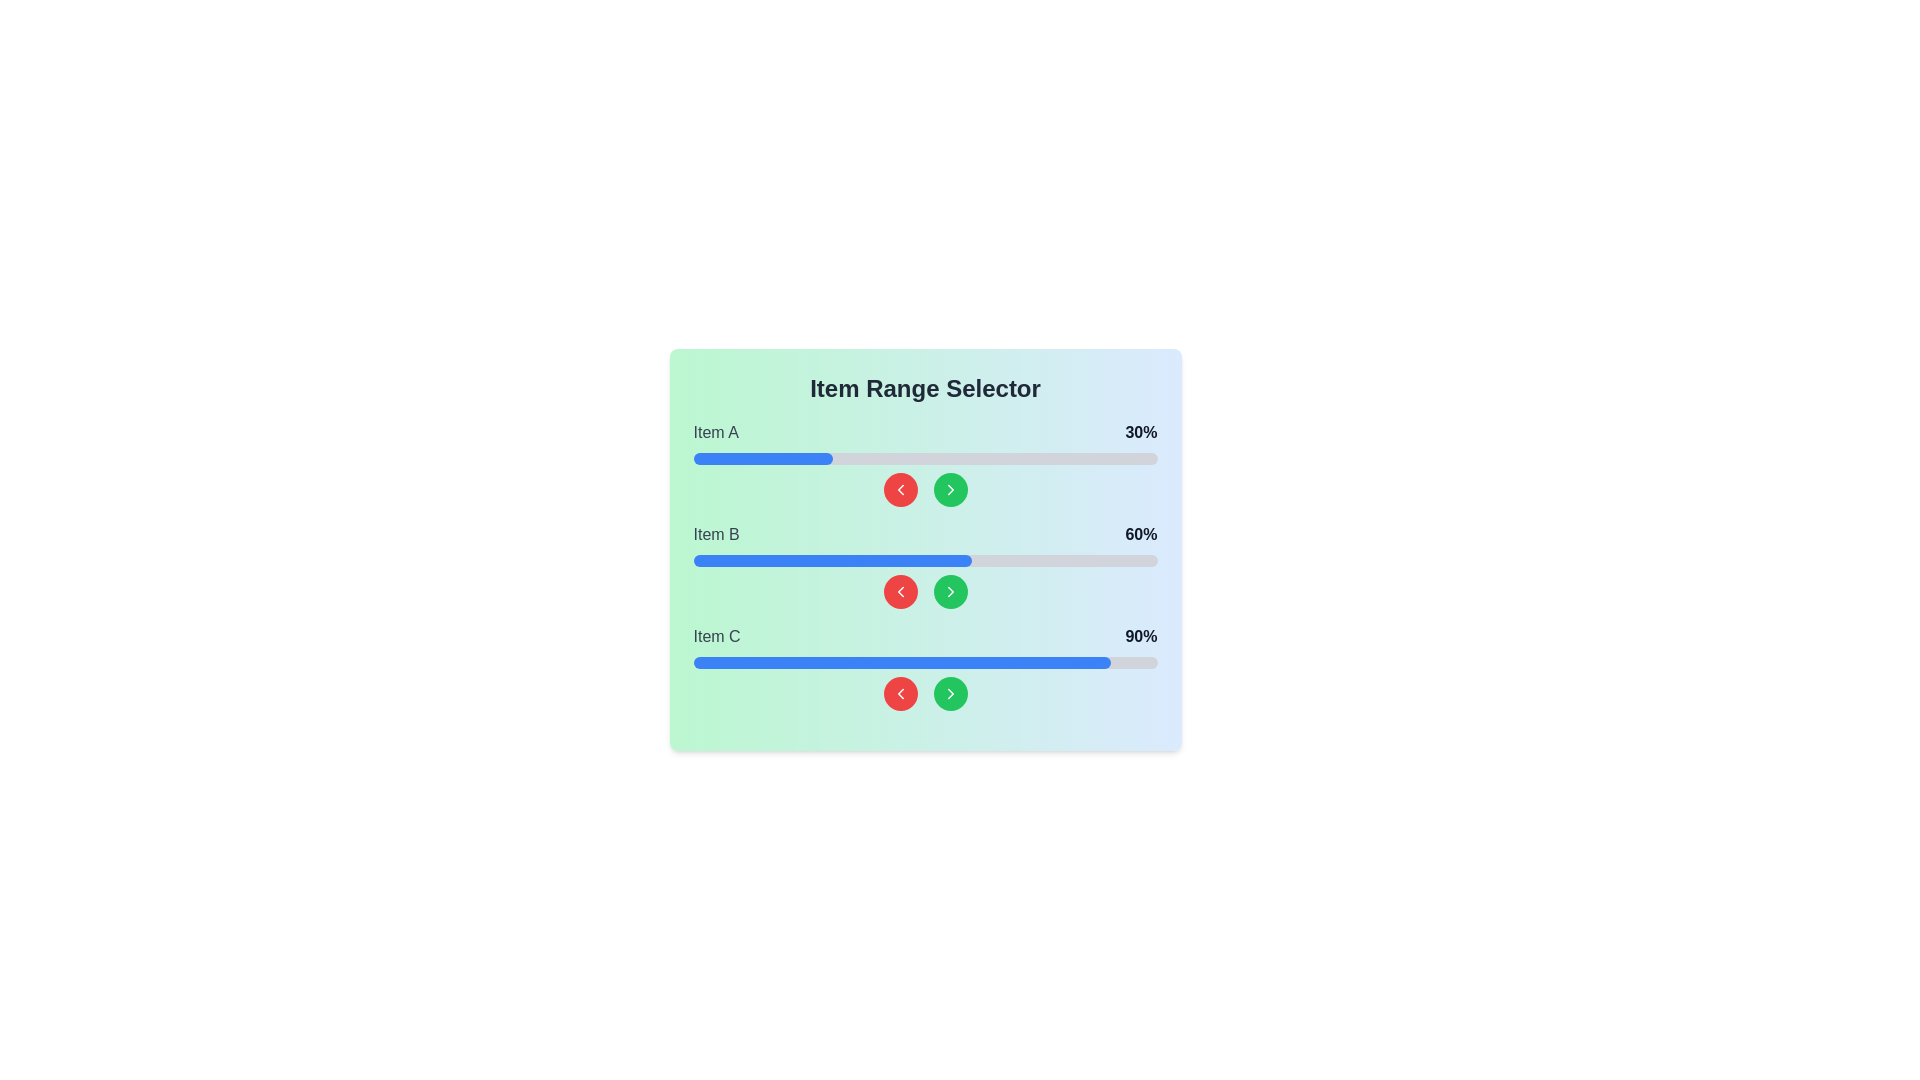  Describe the element at coordinates (901, 663) in the screenshot. I see `the progress completion of the third range slider labeled 'Item C', which visually indicates a completion status of 90%` at that location.